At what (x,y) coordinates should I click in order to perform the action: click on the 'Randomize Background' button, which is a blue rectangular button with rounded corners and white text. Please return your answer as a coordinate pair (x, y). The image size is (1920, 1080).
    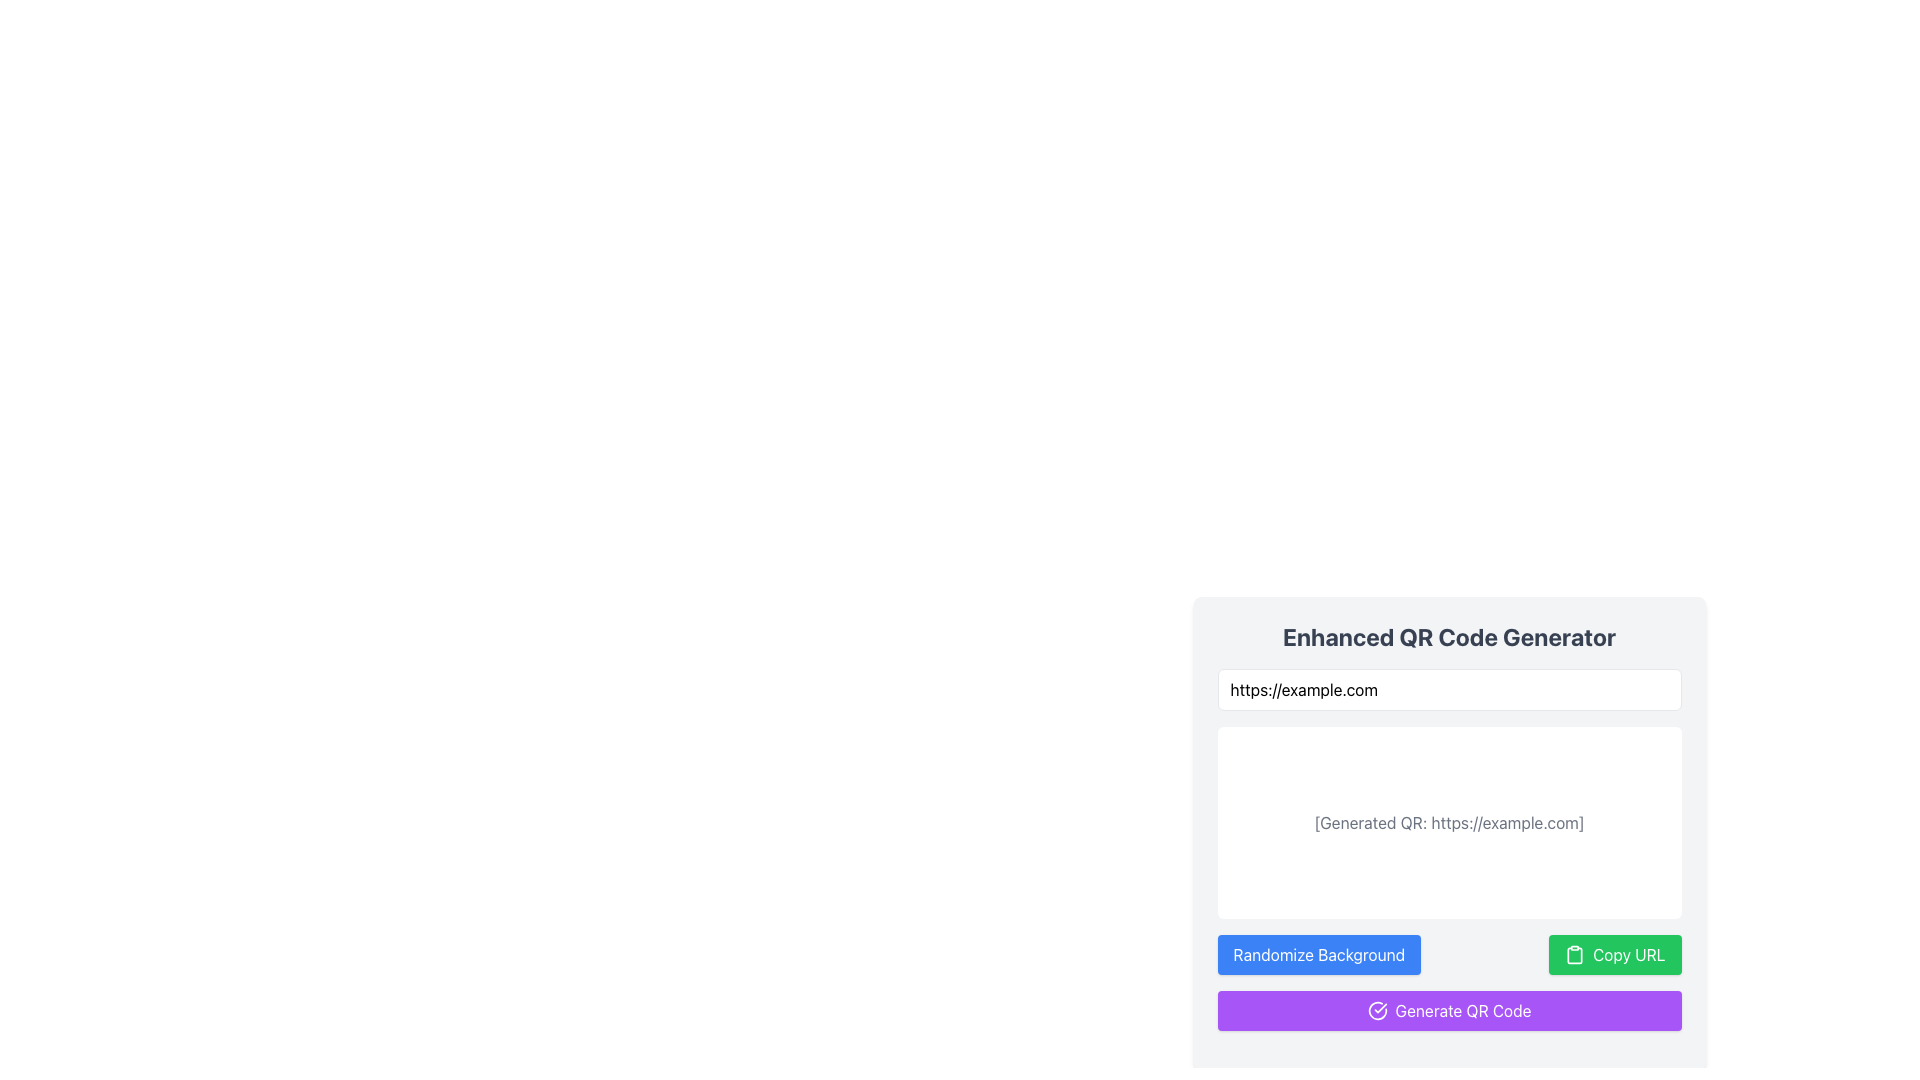
    Looking at the image, I should click on (1319, 954).